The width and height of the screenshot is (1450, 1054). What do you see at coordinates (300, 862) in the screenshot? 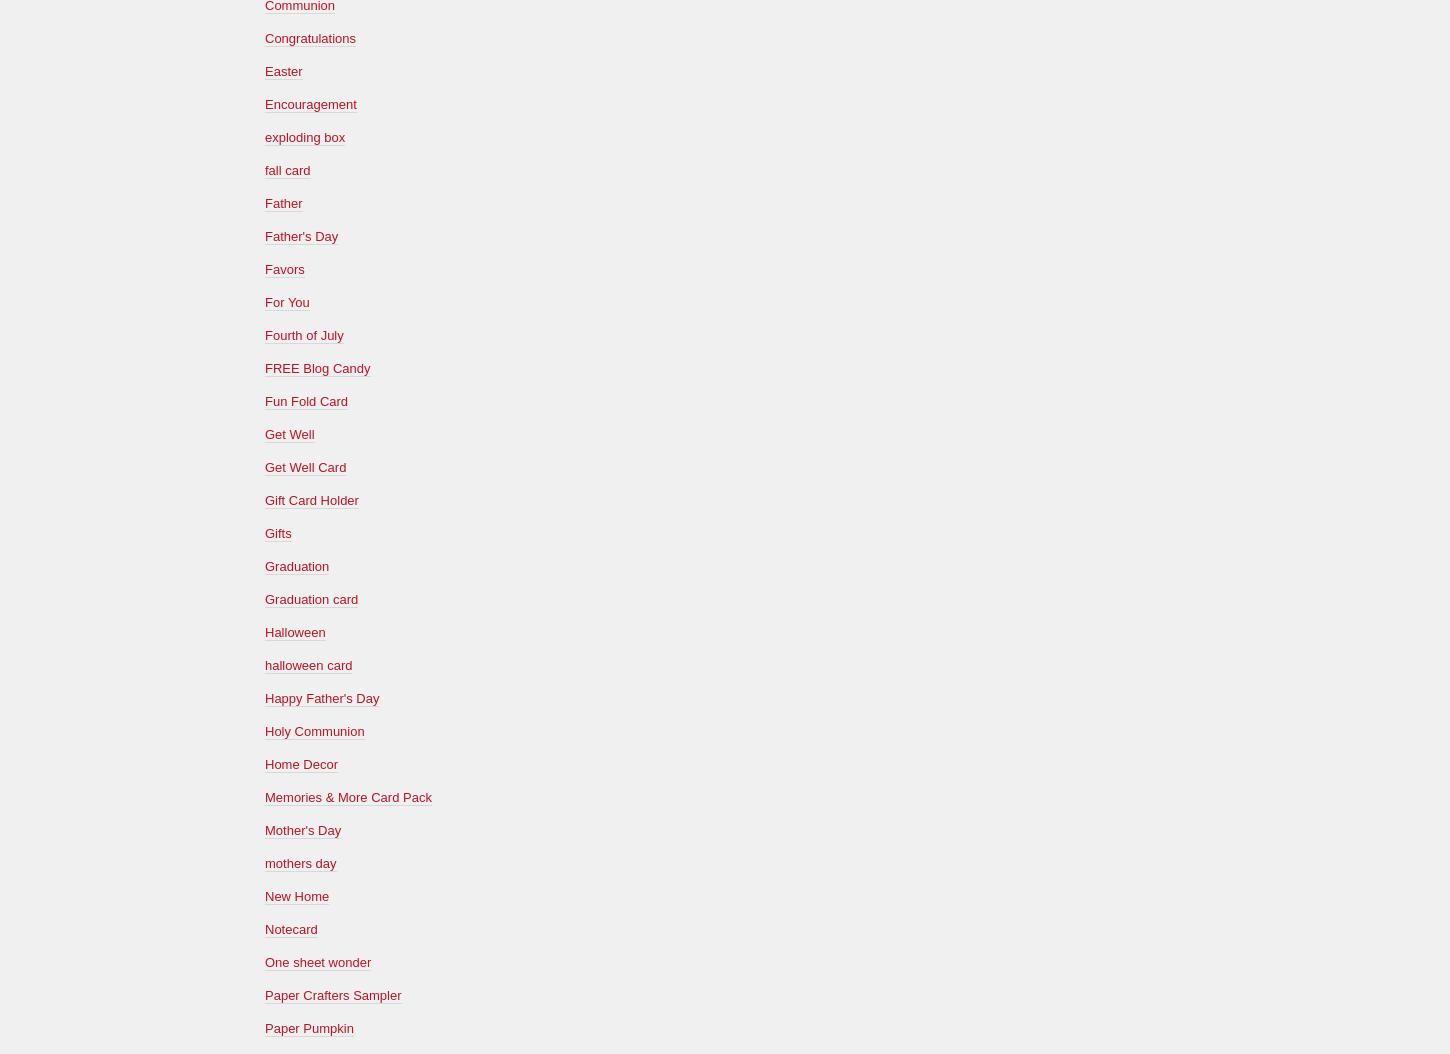
I see `'mothers day'` at bounding box center [300, 862].